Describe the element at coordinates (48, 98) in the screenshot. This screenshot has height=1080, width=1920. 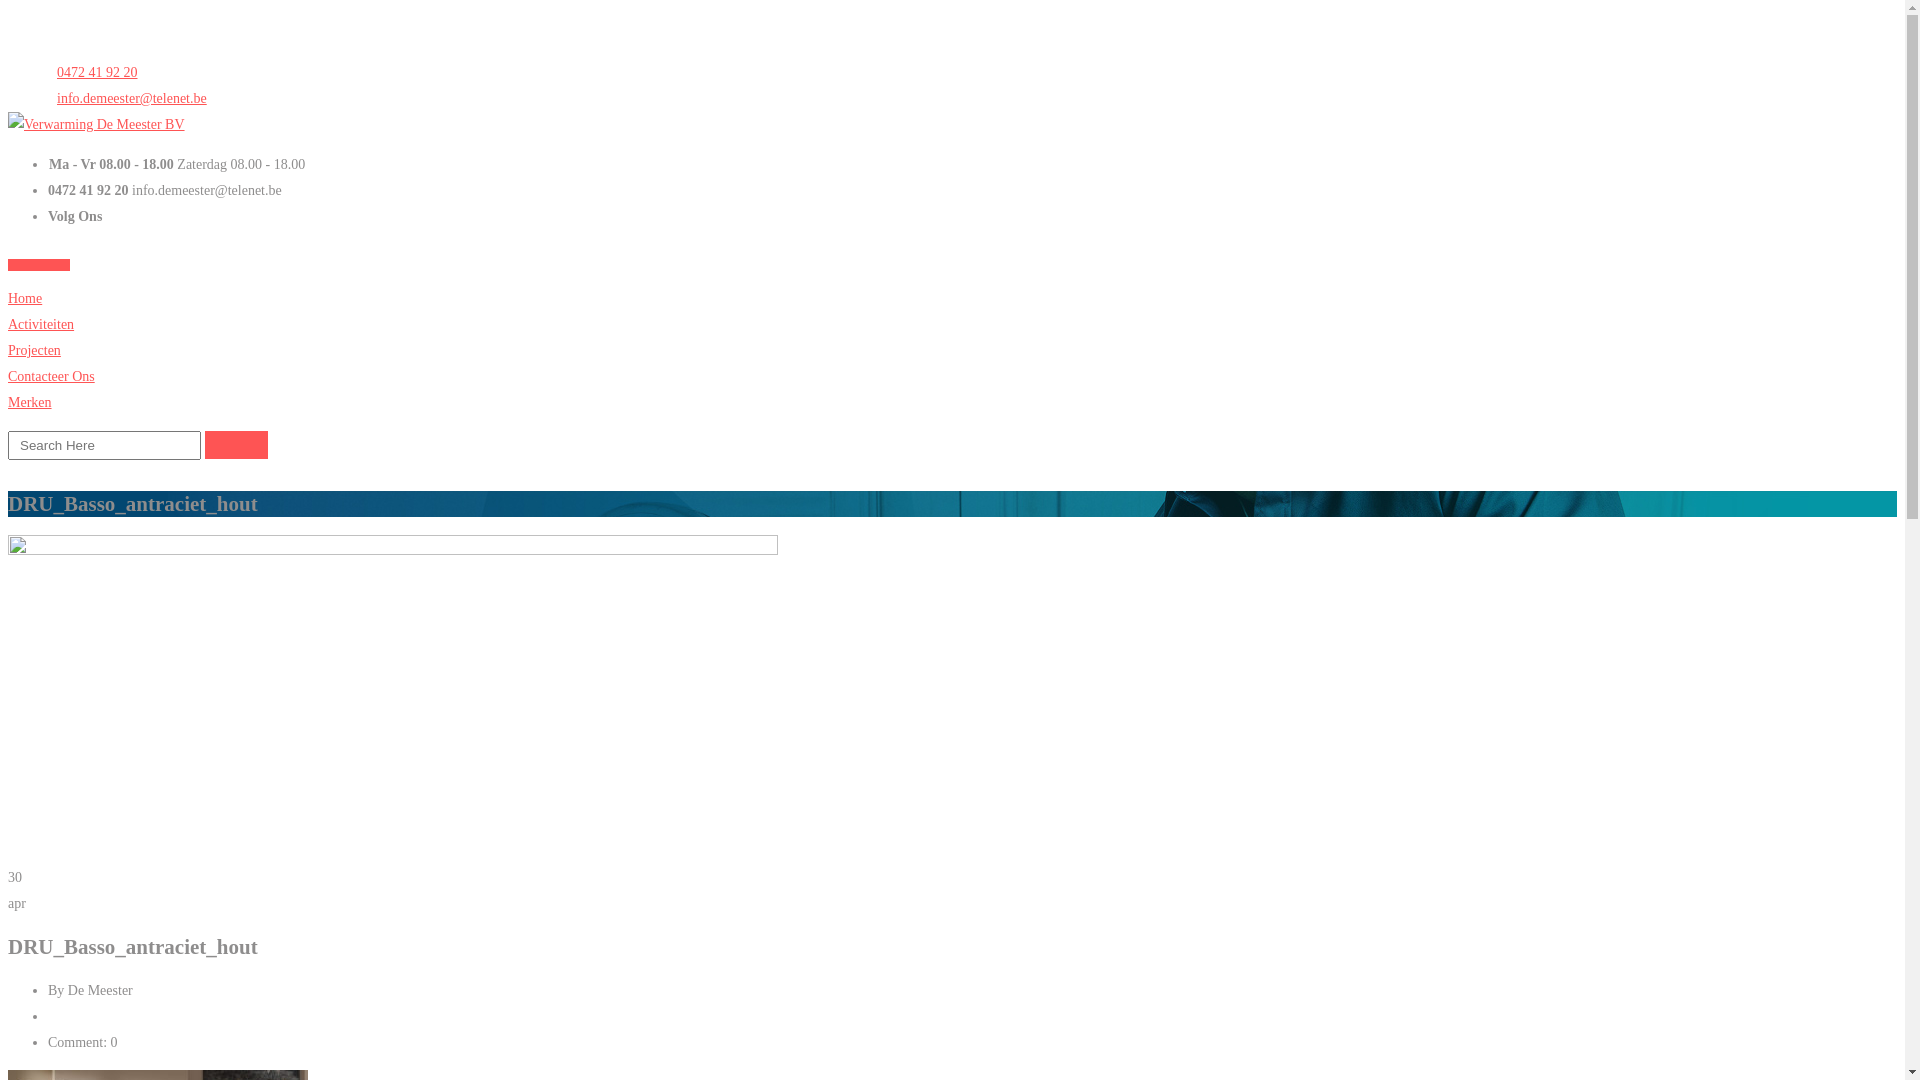
I see `'info.demeester@telenet.be'` at that location.